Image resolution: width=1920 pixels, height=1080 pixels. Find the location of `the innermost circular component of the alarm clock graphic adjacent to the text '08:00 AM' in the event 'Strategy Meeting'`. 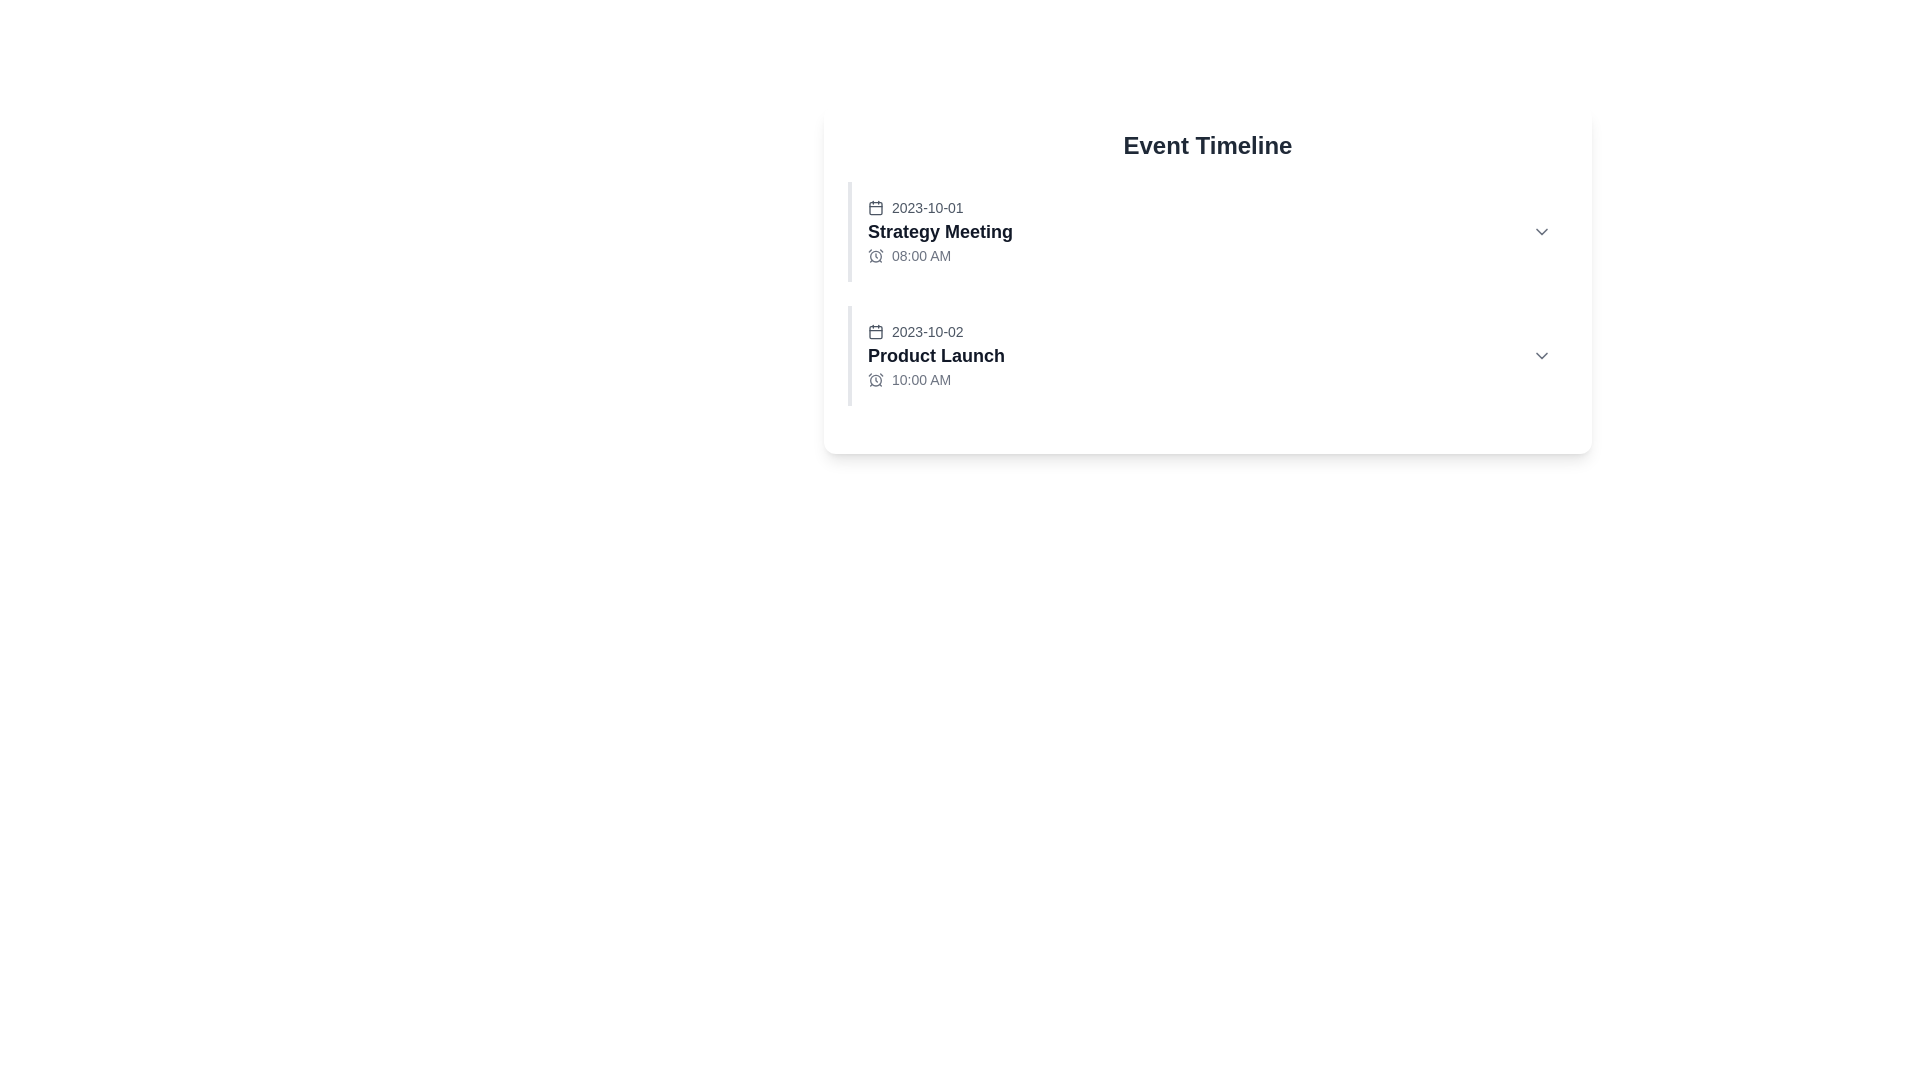

the innermost circular component of the alarm clock graphic adjacent to the text '08:00 AM' in the event 'Strategy Meeting' is located at coordinates (875, 254).